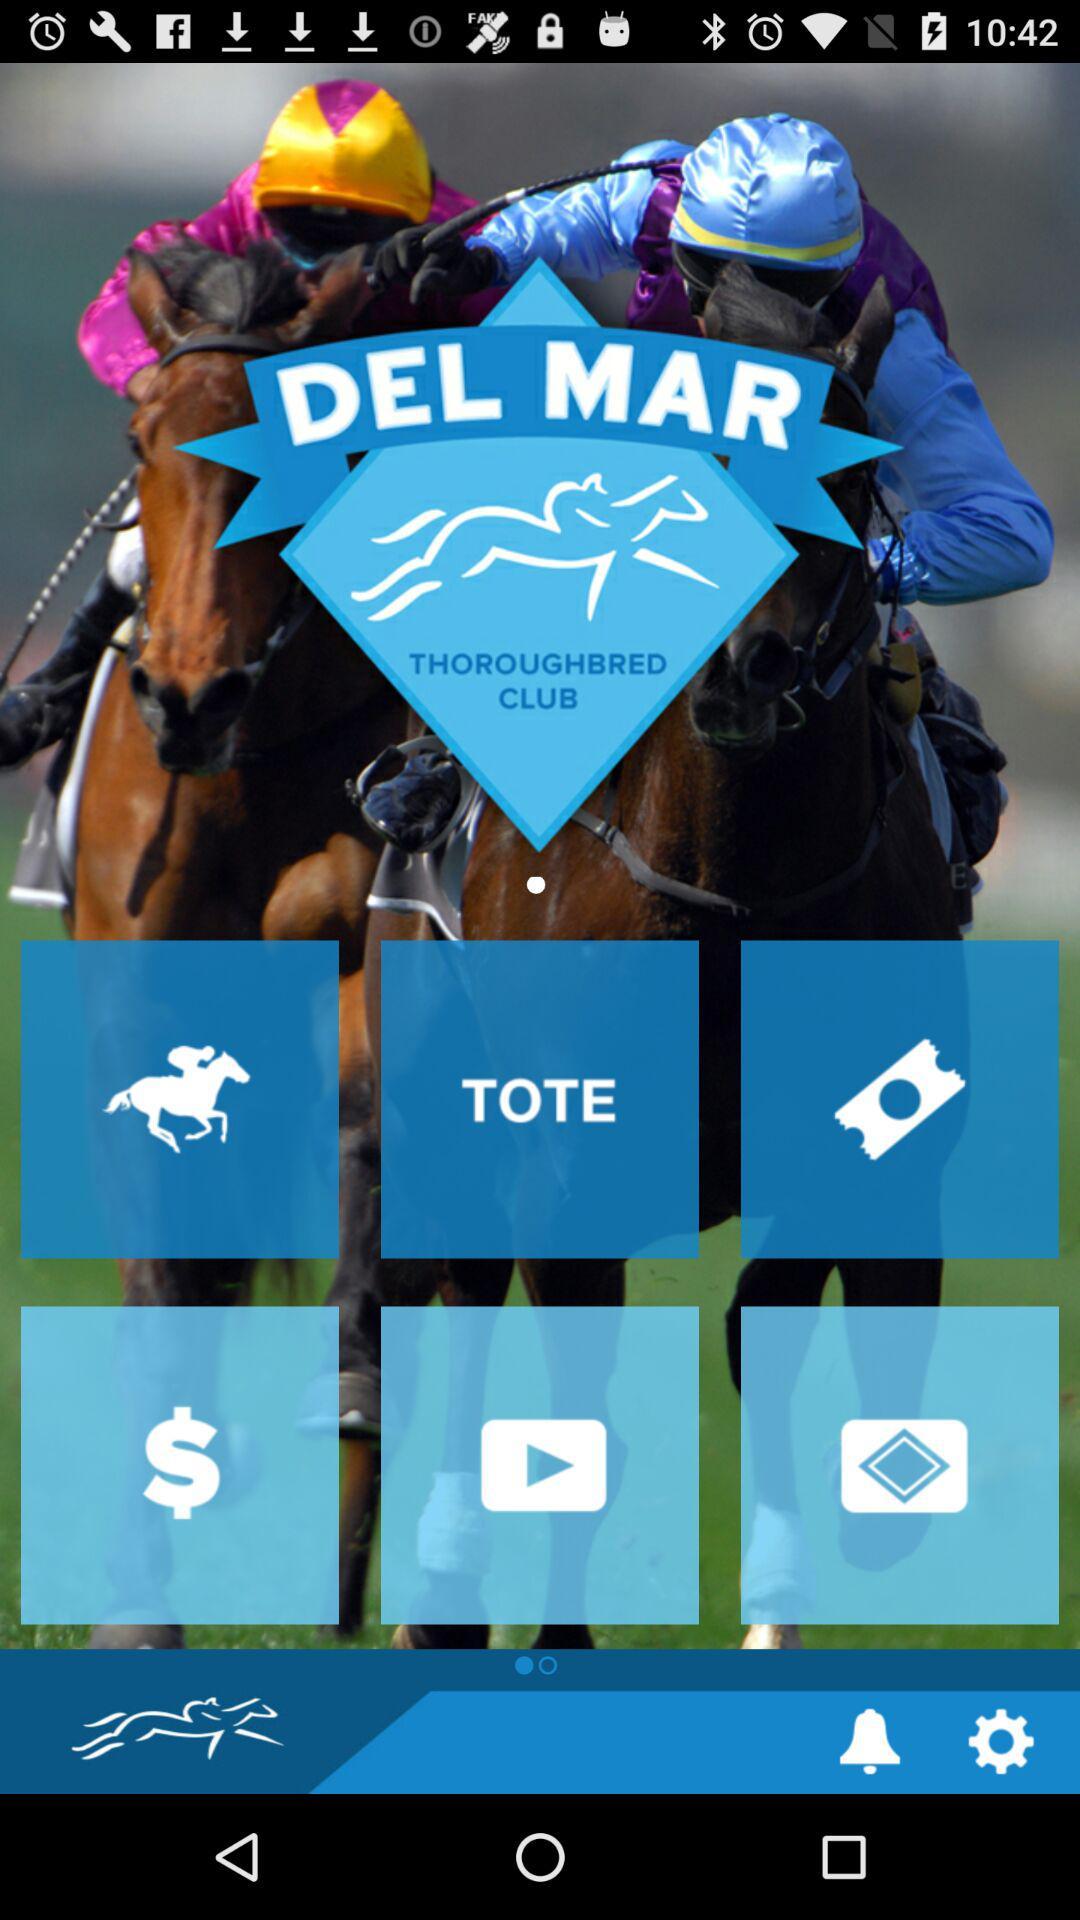 The height and width of the screenshot is (1920, 1080). I want to click on racing info, so click(180, 1098).